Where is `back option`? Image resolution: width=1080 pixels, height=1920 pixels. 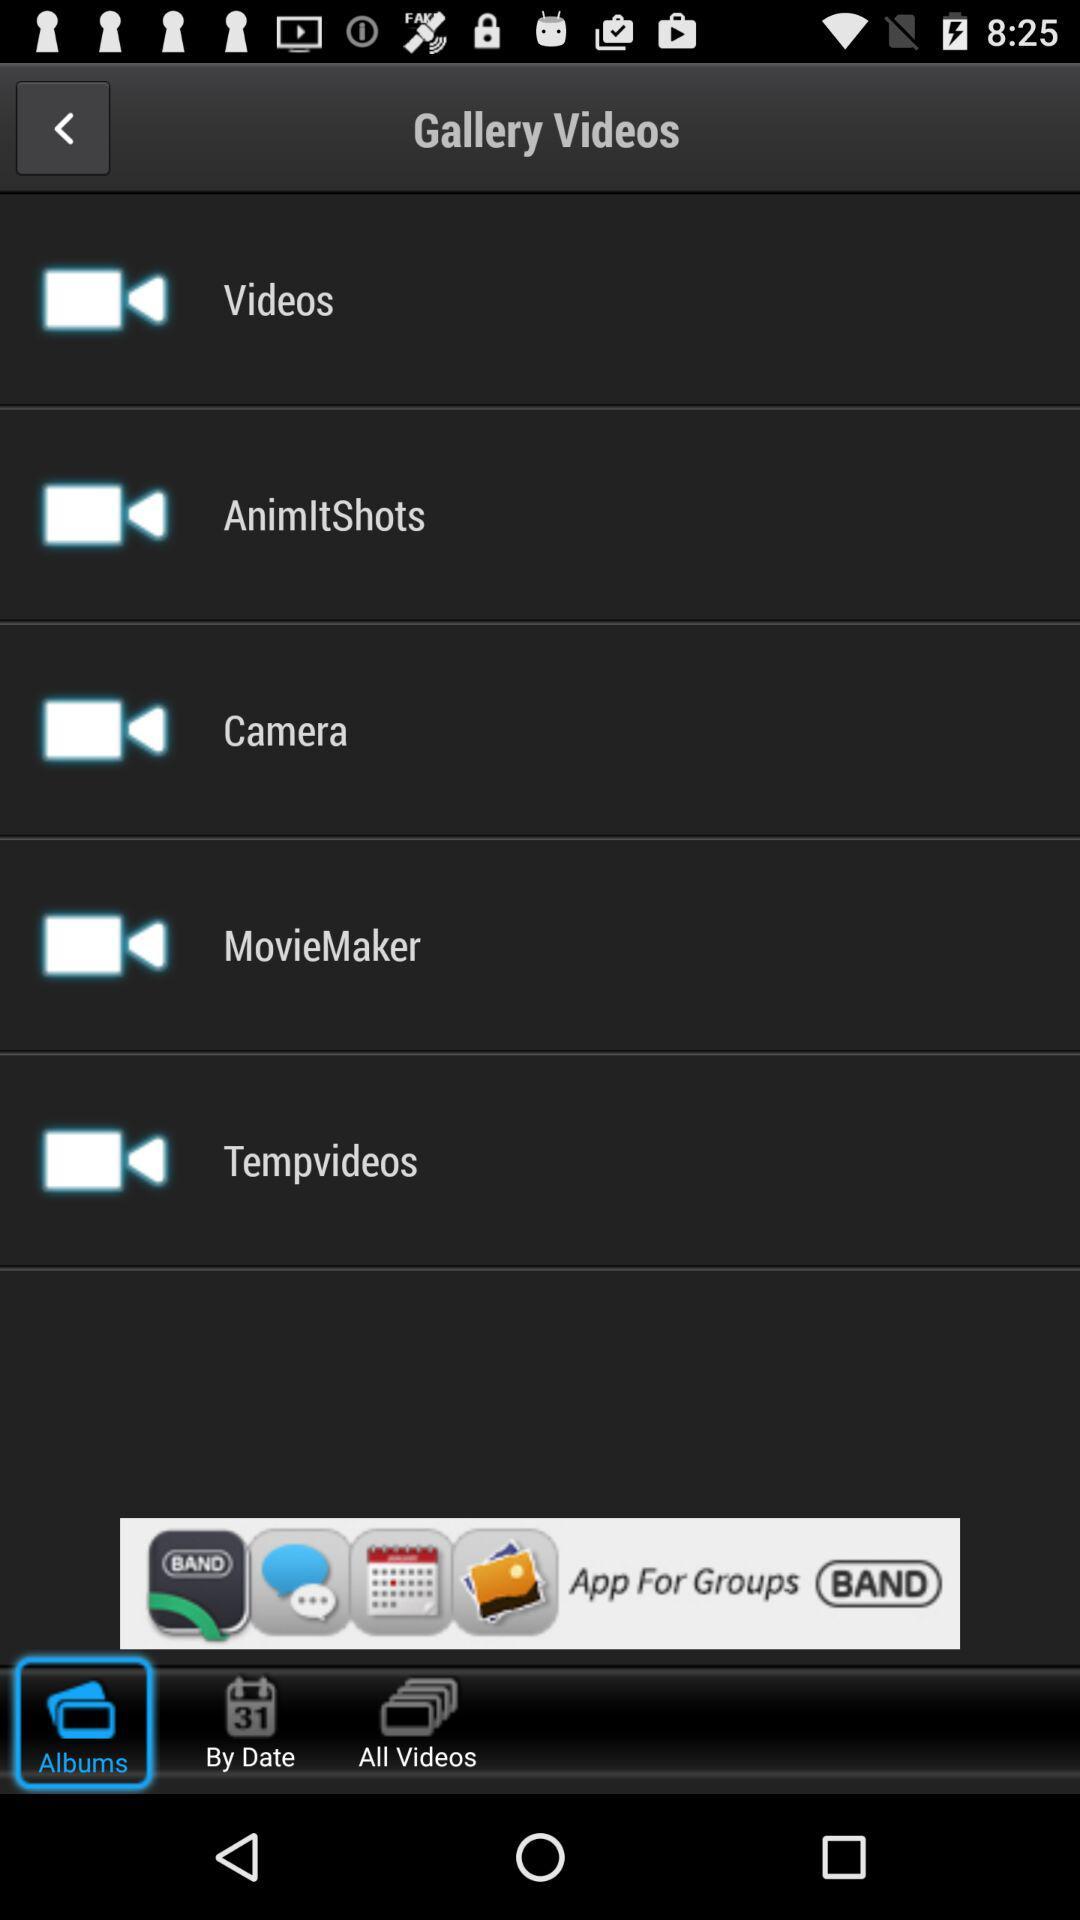 back option is located at coordinates (61, 127).